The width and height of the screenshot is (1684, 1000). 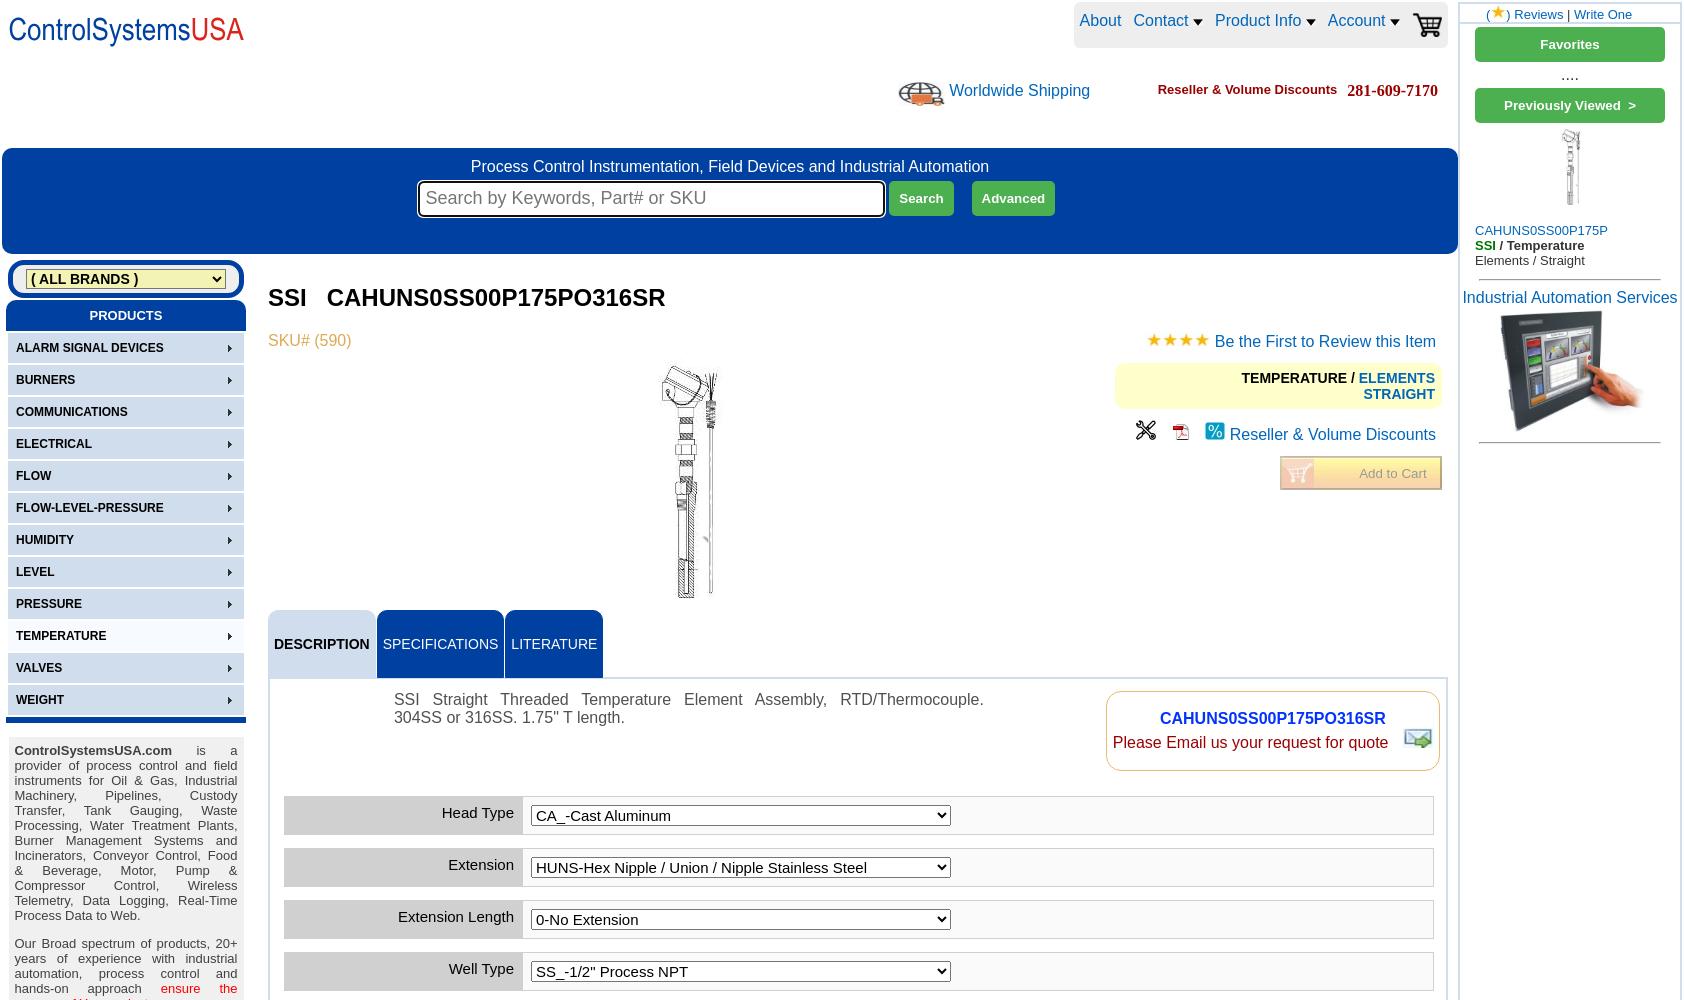 What do you see at coordinates (1529, 260) in the screenshot?
I see `'Elements / Straight'` at bounding box center [1529, 260].